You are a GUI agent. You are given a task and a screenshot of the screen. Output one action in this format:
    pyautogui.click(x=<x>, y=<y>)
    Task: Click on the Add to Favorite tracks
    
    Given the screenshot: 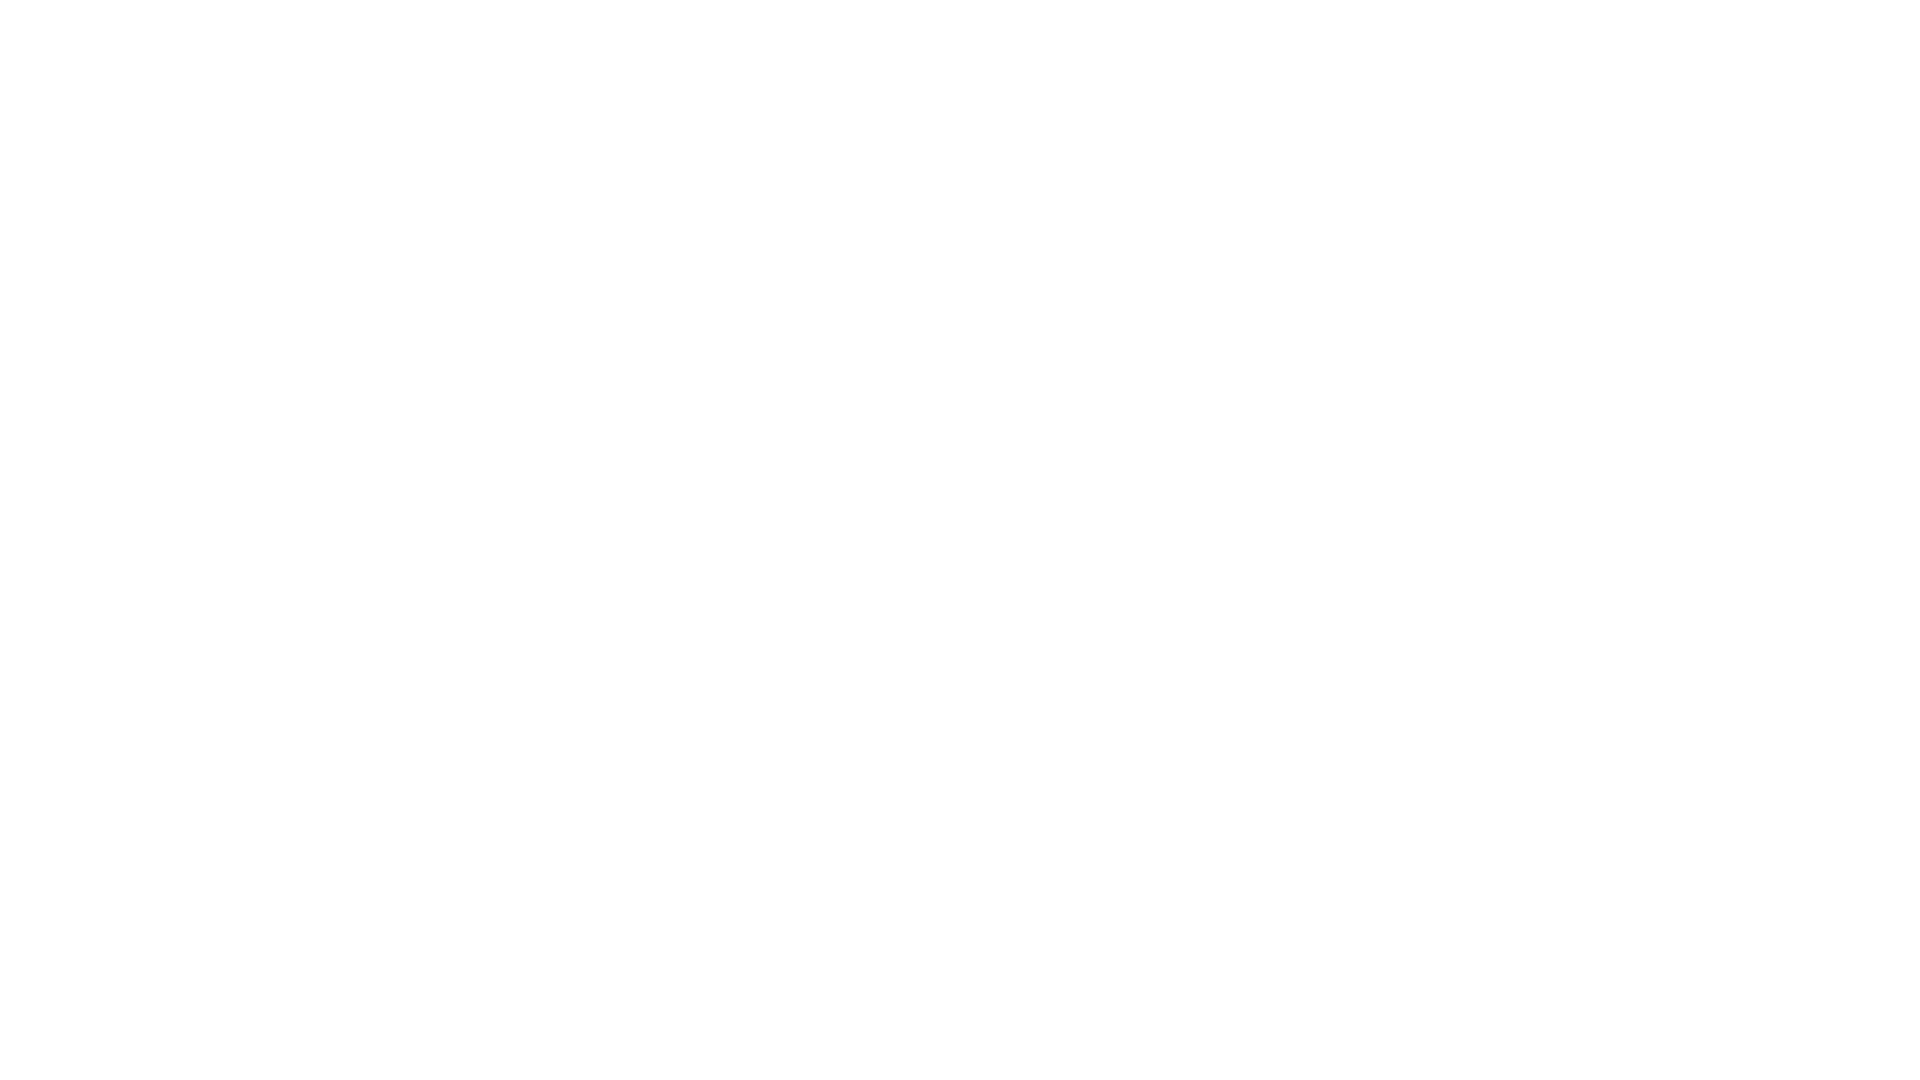 What is the action you would take?
    pyautogui.click(x=317, y=753)
    